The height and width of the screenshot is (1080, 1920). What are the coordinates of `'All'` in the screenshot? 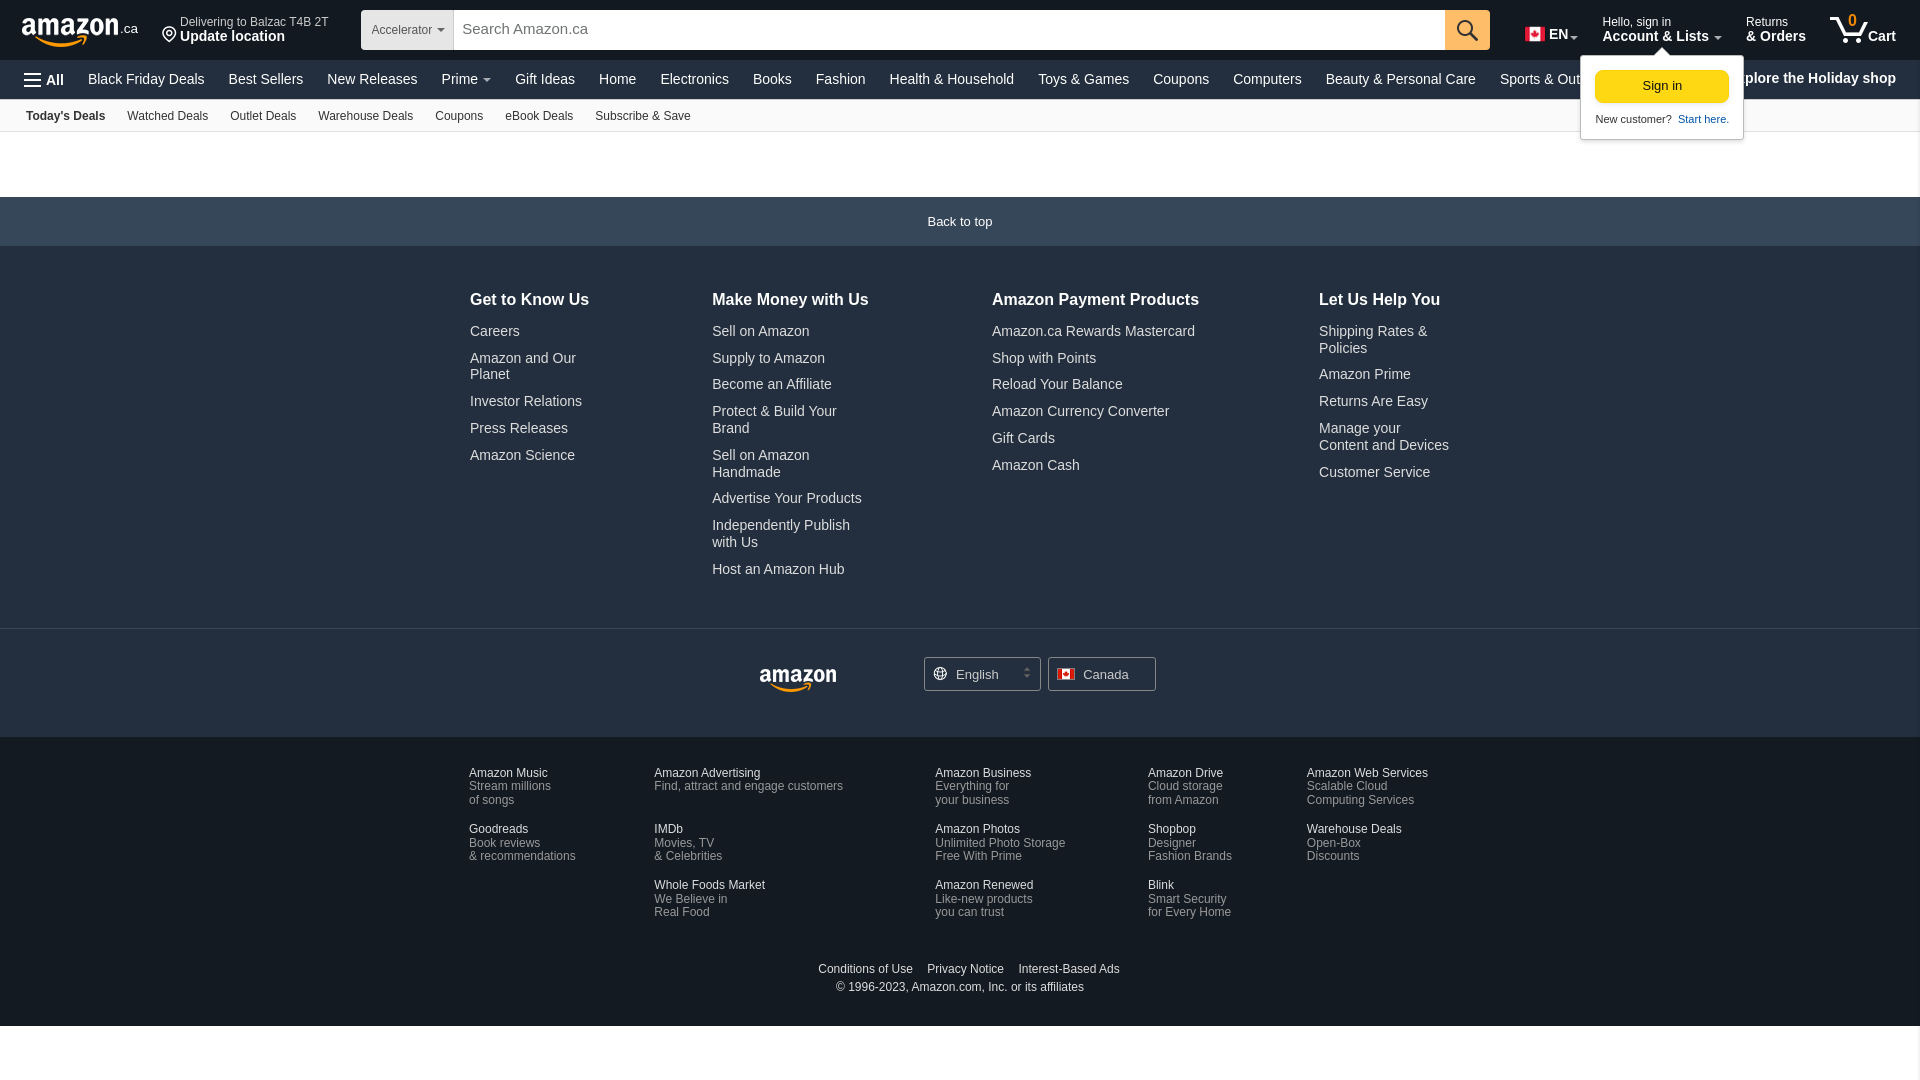 It's located at (43, 78).